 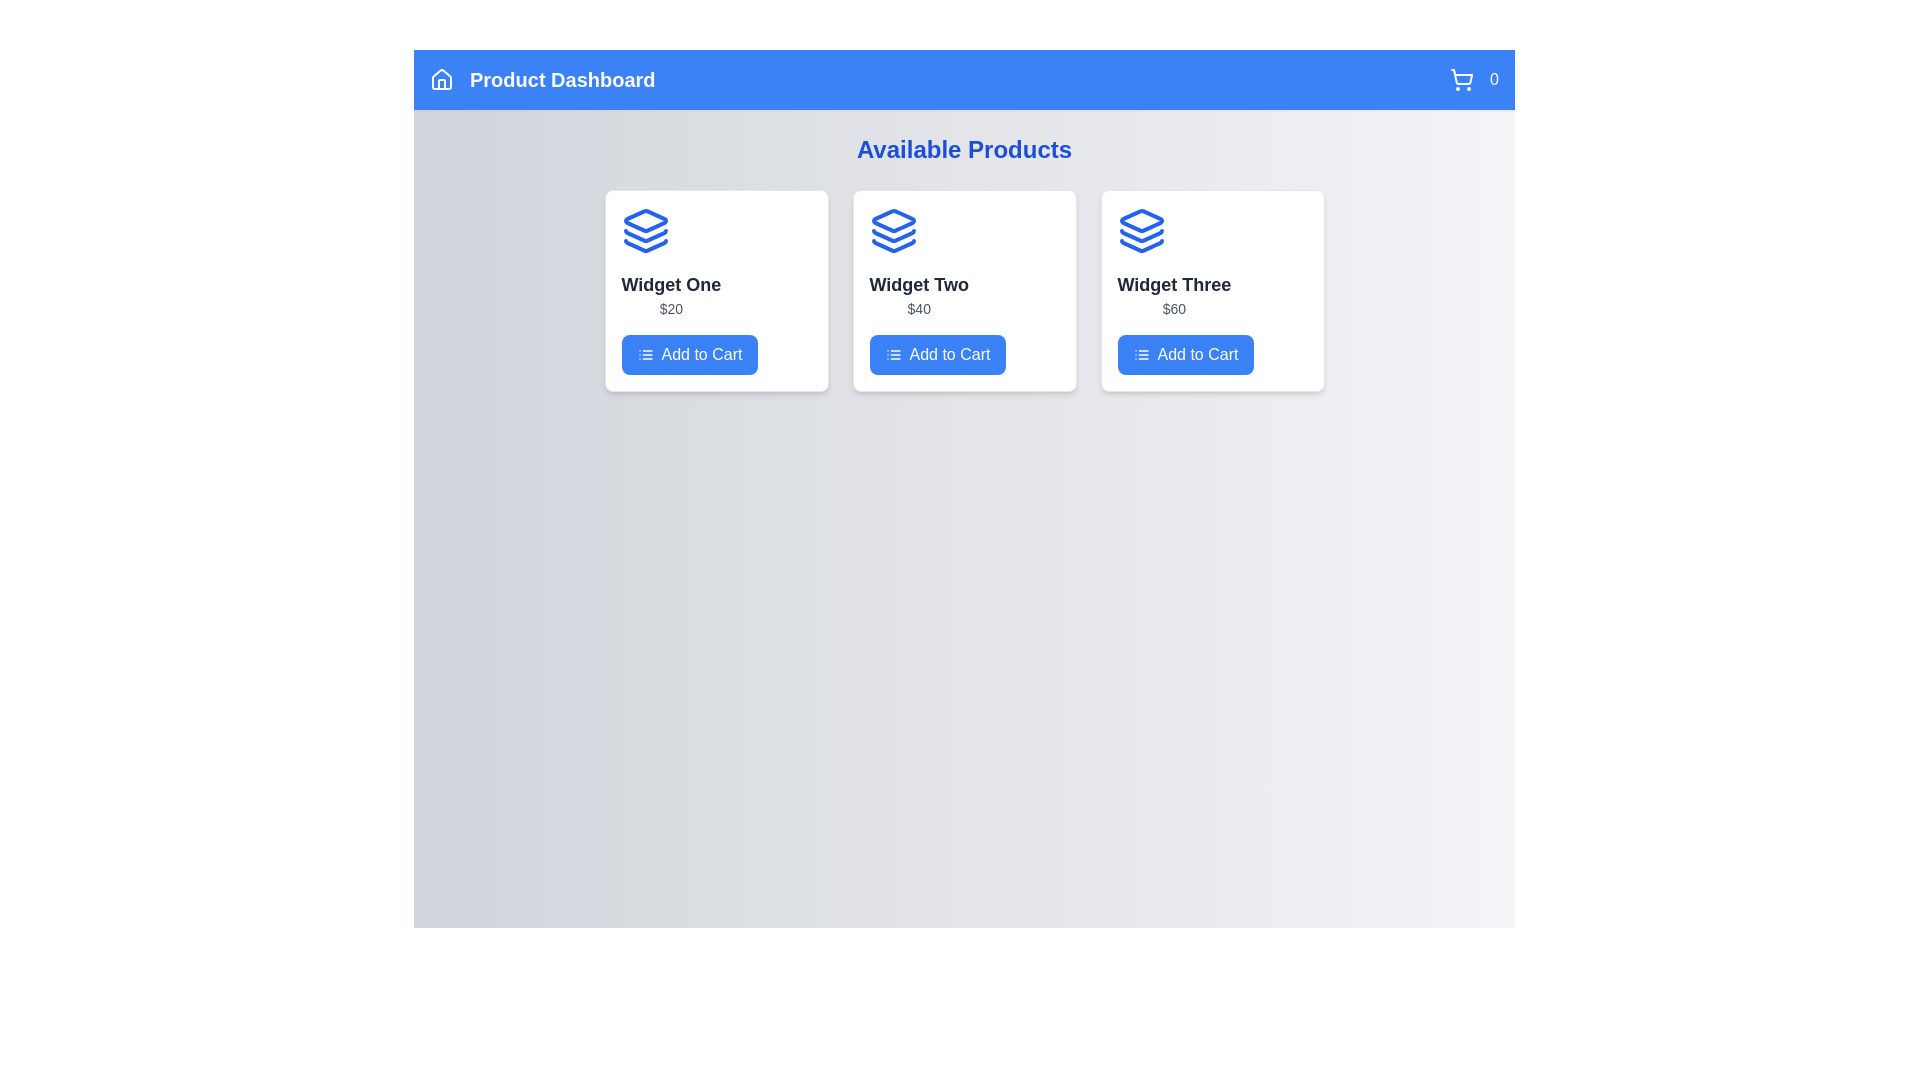 What do you see at coordinates (1185, 353) in the screenshot?
I see `the 'Add to Cart' button with a blue background and white text located in the card titled 'Widget Three' below the price label '$60'` at bounding box center [1185, 353].